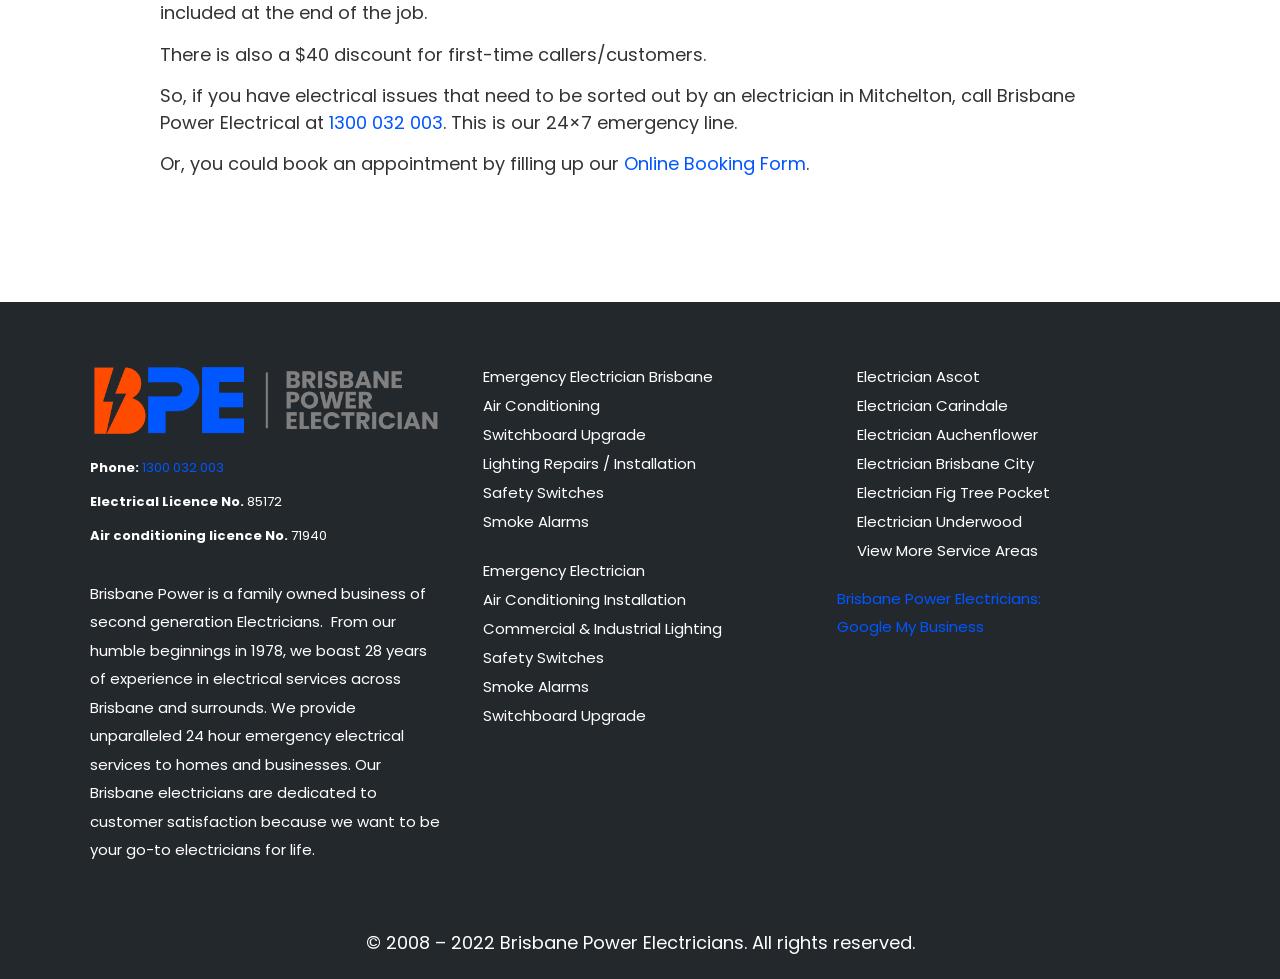  What do you see at coordinates (306, 534) in the screenshot?
I see `'71940'` at bounding box center [306, 534].